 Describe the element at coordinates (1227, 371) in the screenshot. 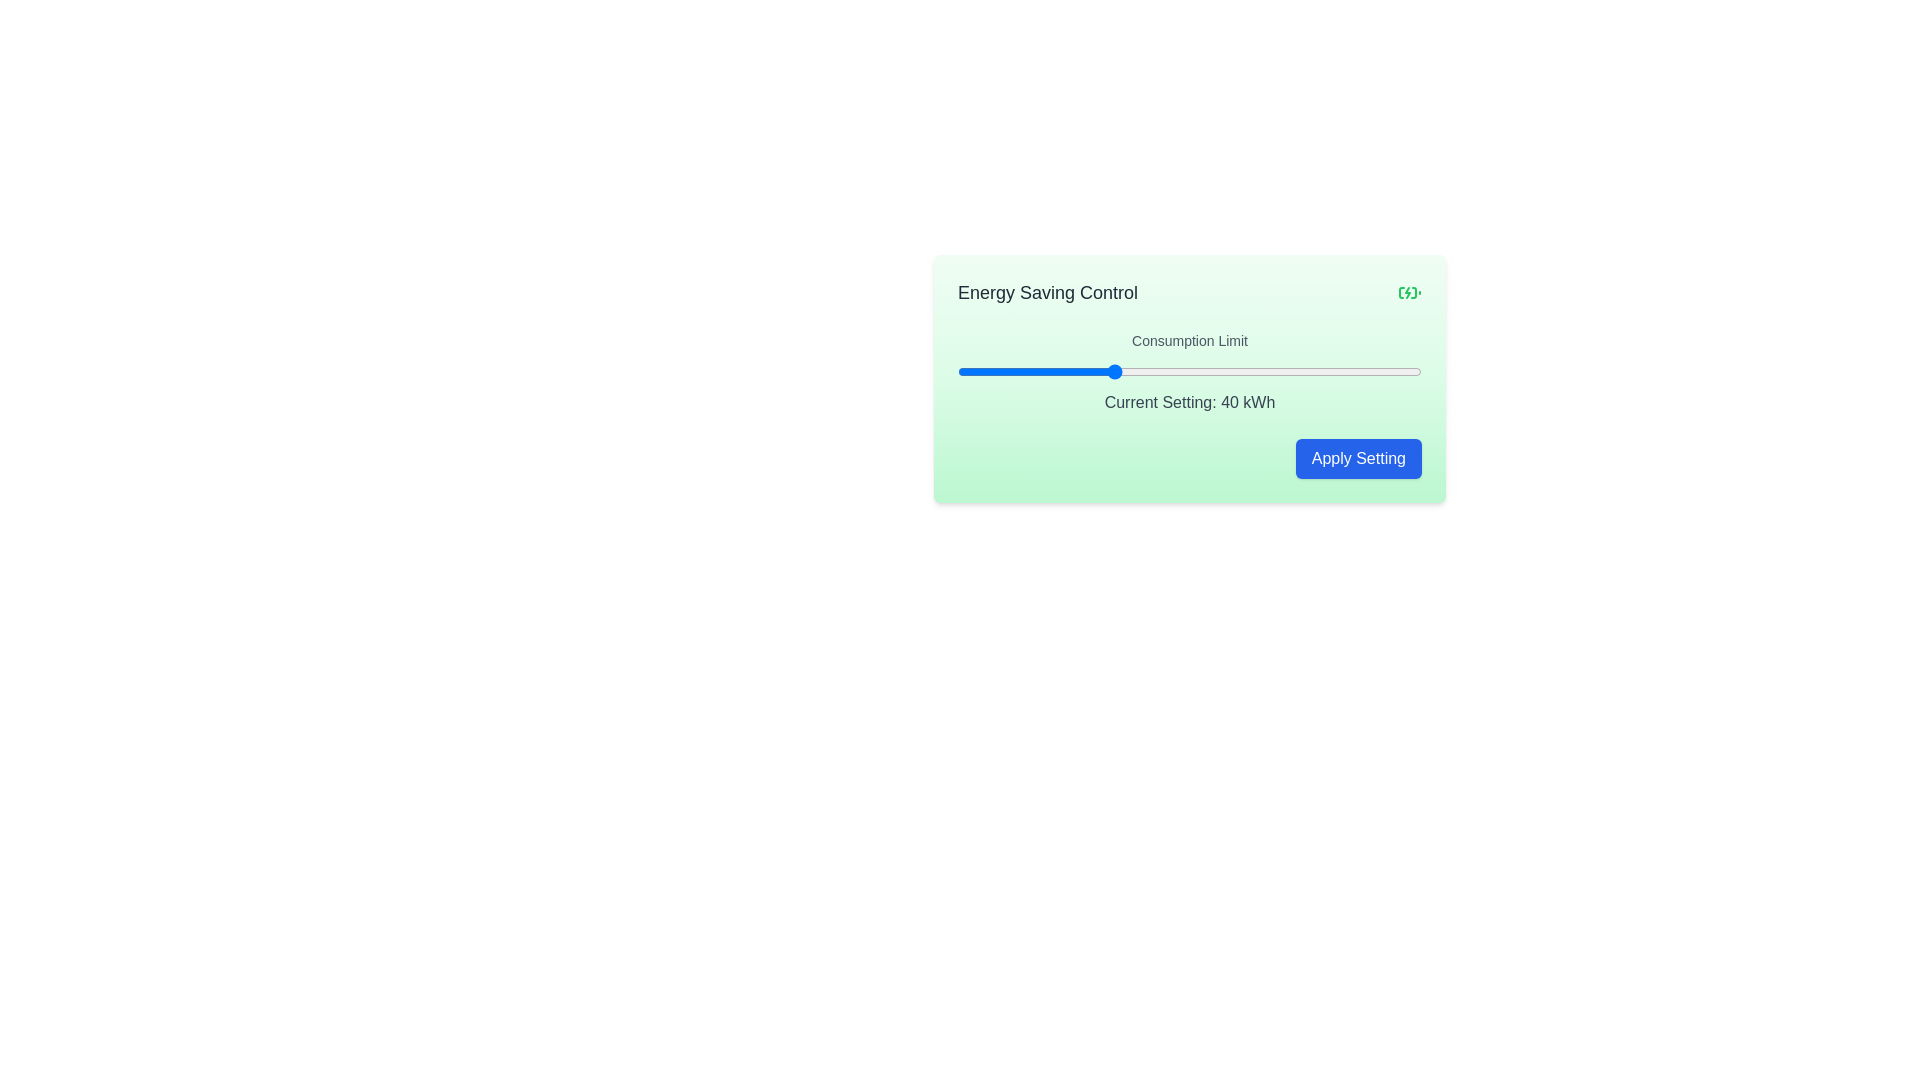

I see `the consumption limit slider to set the value to 55` at that location.